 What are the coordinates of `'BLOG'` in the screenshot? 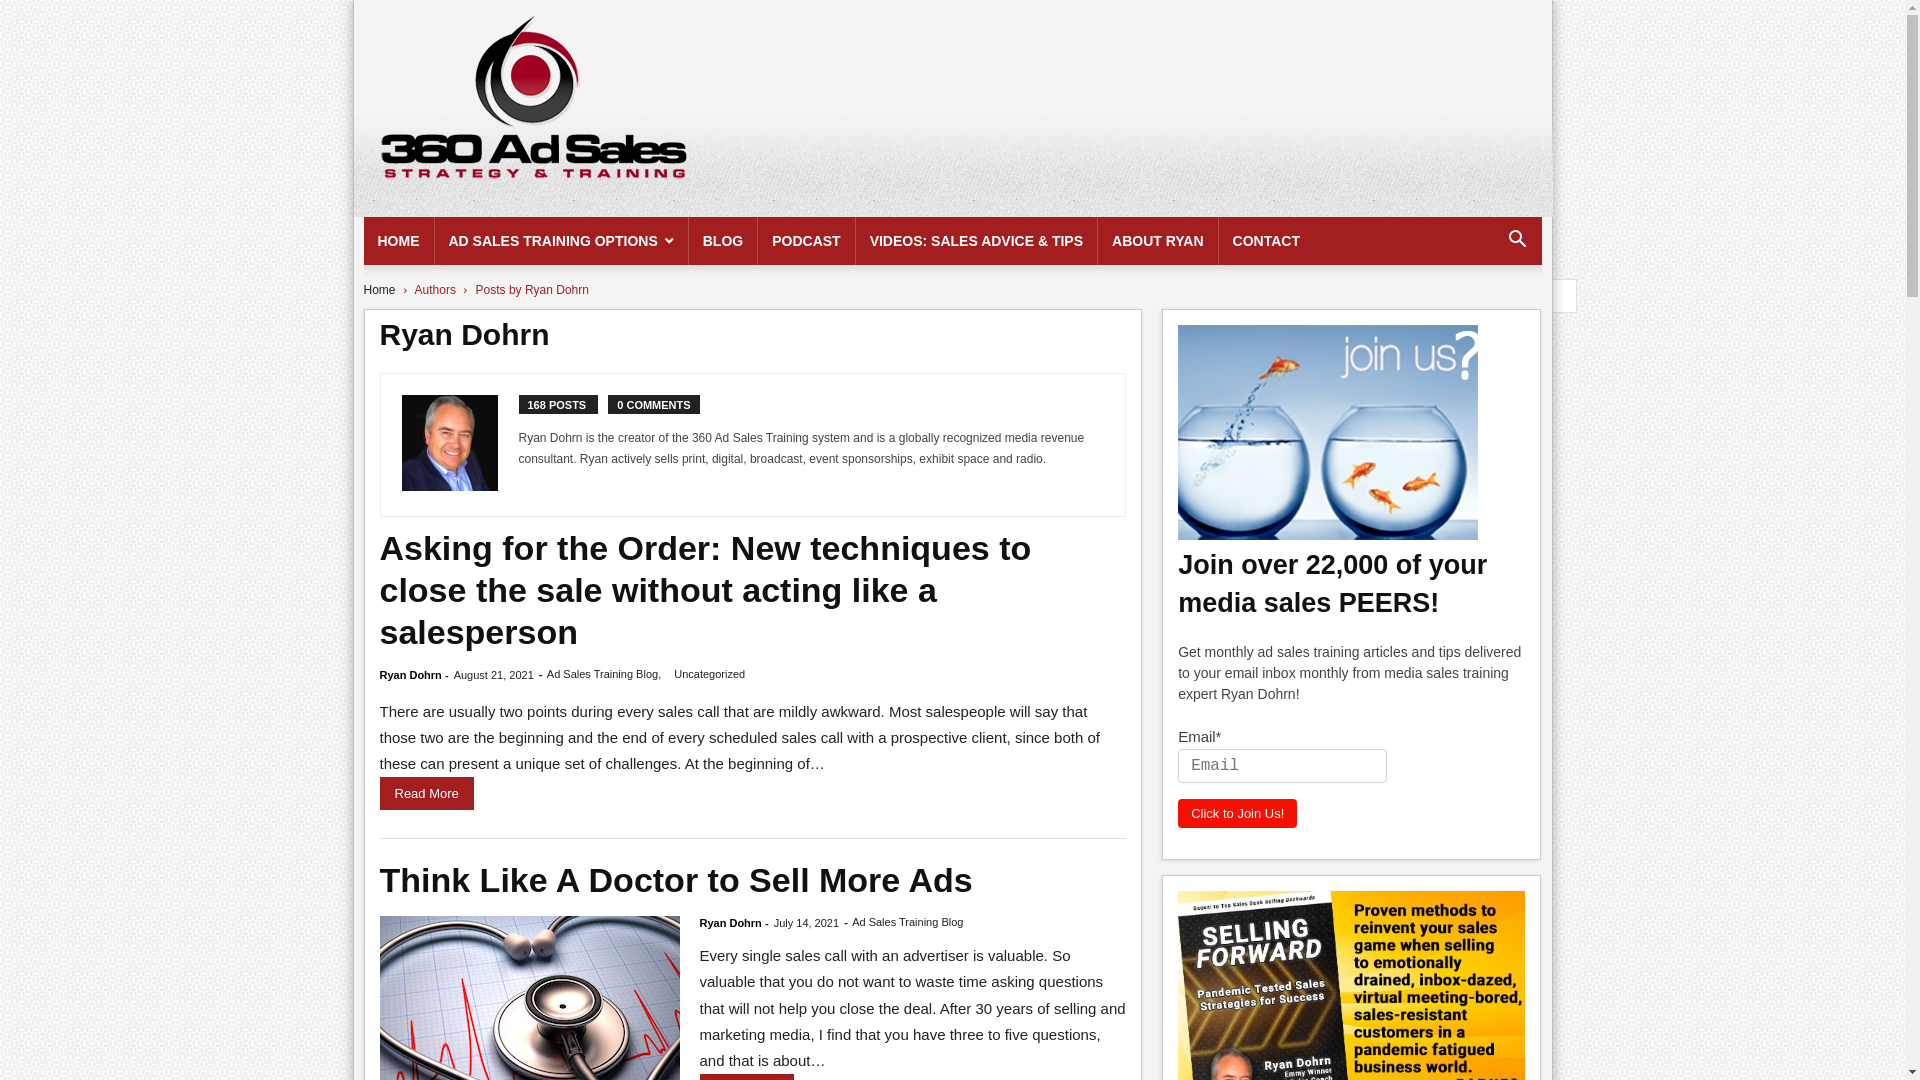 It's located at (722, 239).